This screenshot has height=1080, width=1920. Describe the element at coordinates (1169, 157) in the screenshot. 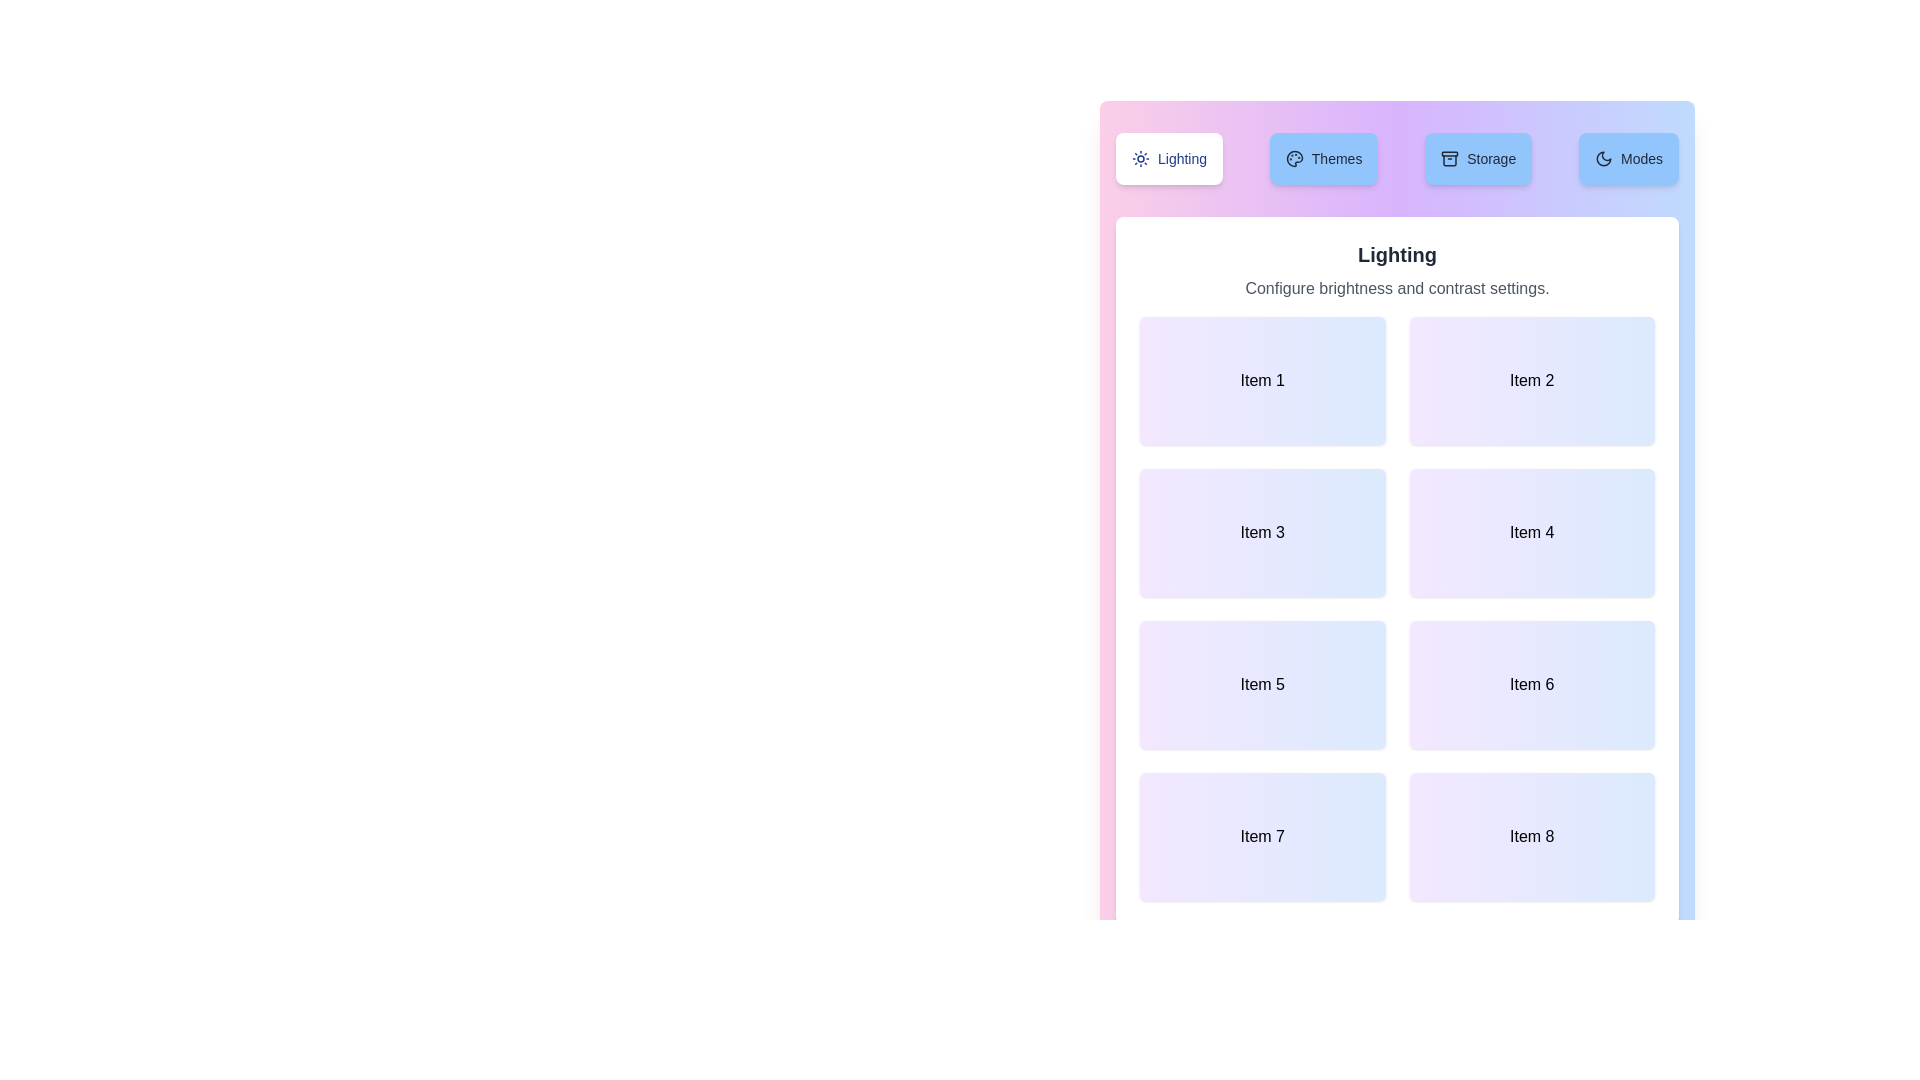

I see `the tab labeled Lighting` at that location.